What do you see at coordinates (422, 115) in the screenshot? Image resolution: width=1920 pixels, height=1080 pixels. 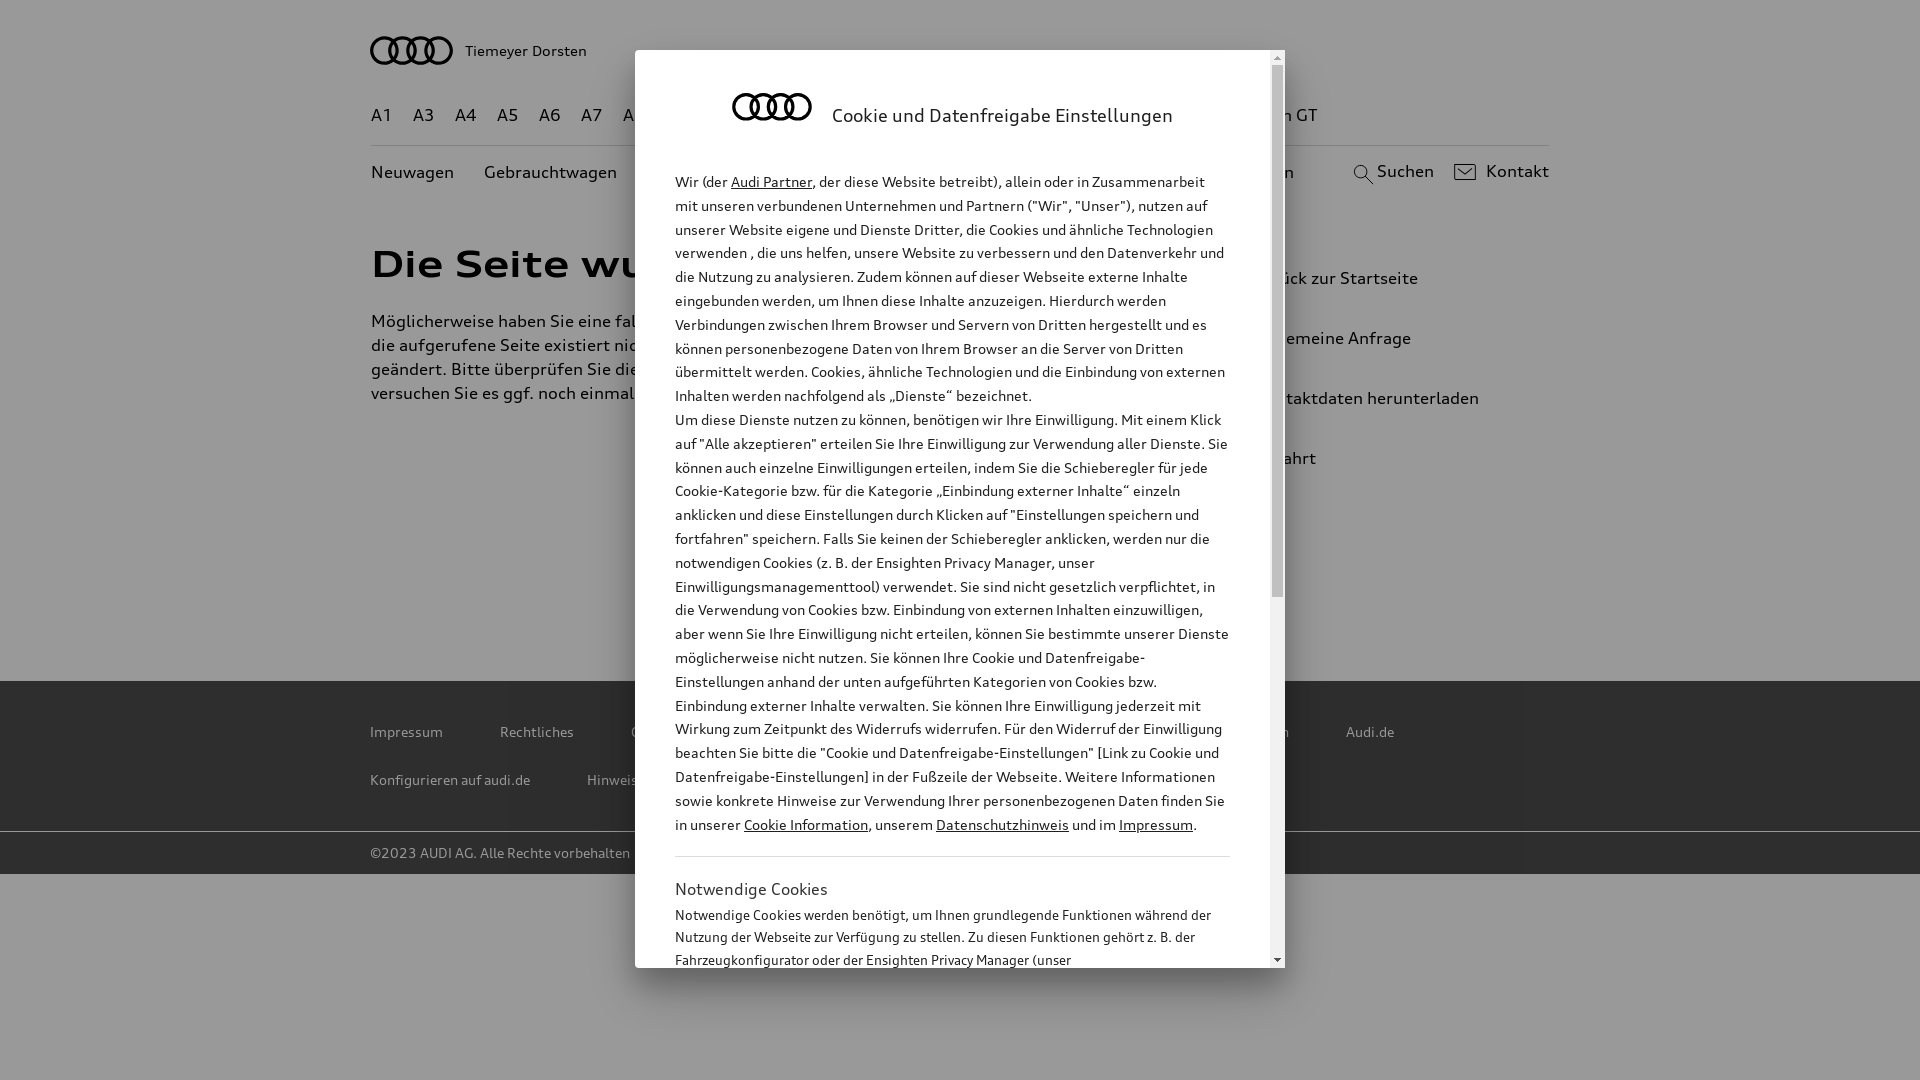 I see `'A3'` at bounding box center [422, 115].